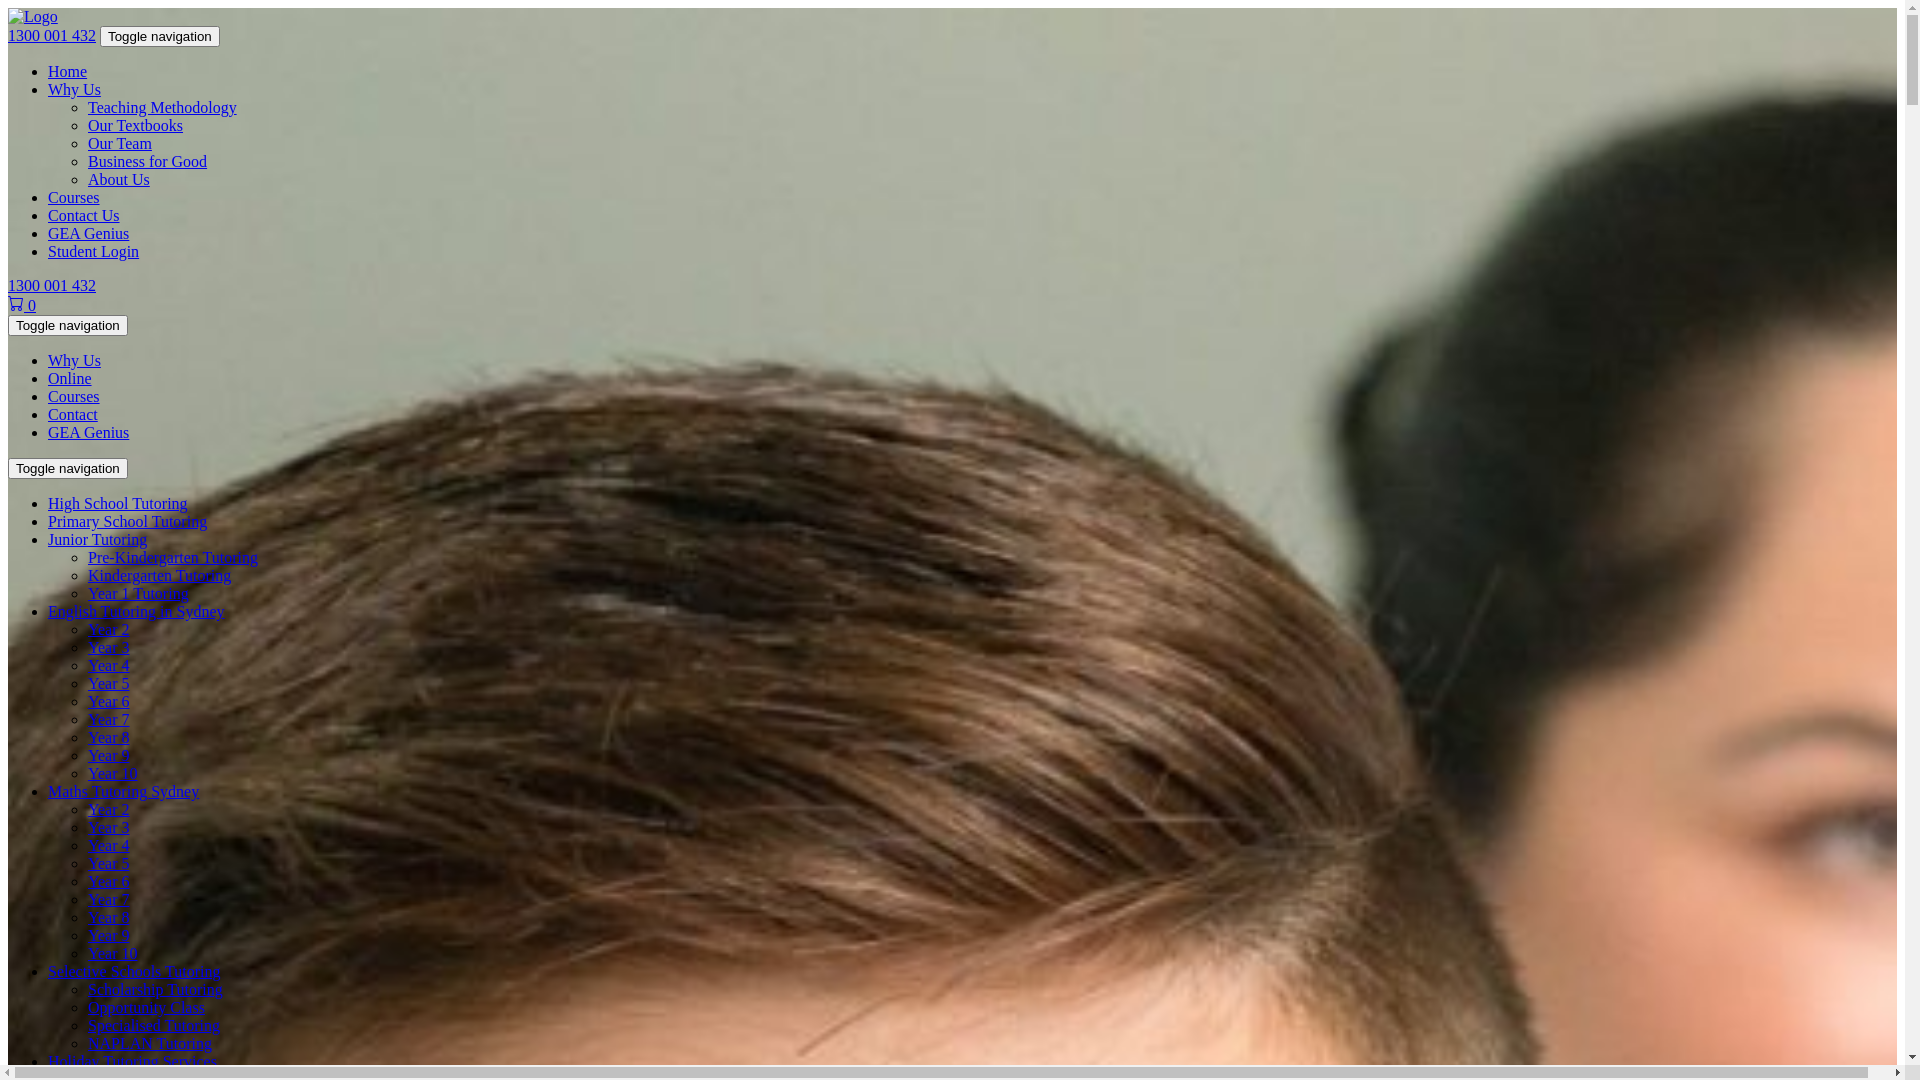 The height and width of the screenshot is (1080, 1920). Describe the element at coordinates (134, 610) in the screenshot. I see `'English Tutoring in Sydney'` at that location.